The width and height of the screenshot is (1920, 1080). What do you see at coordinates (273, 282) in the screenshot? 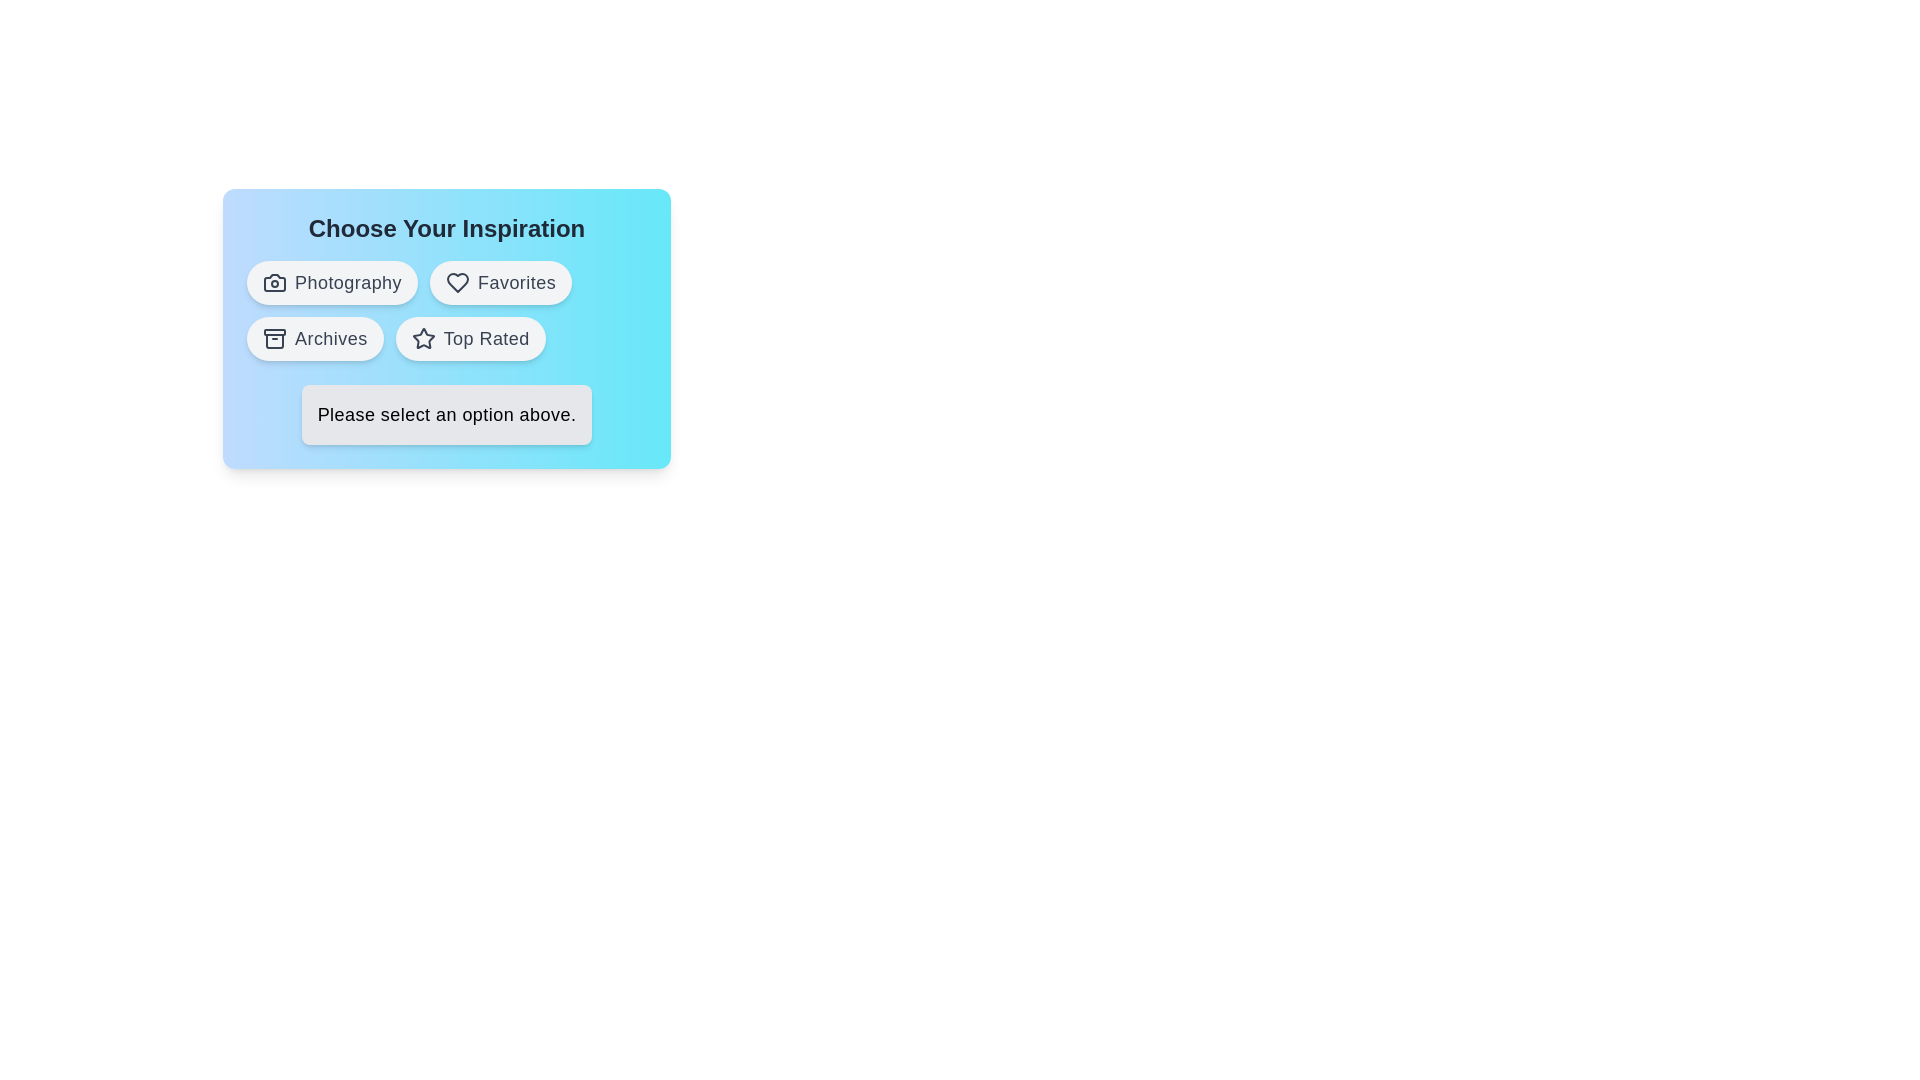
I see `the 'Photography' icon, which features a camera graphic located in the top-left option of the selection box` at bounding box center [273, 282].